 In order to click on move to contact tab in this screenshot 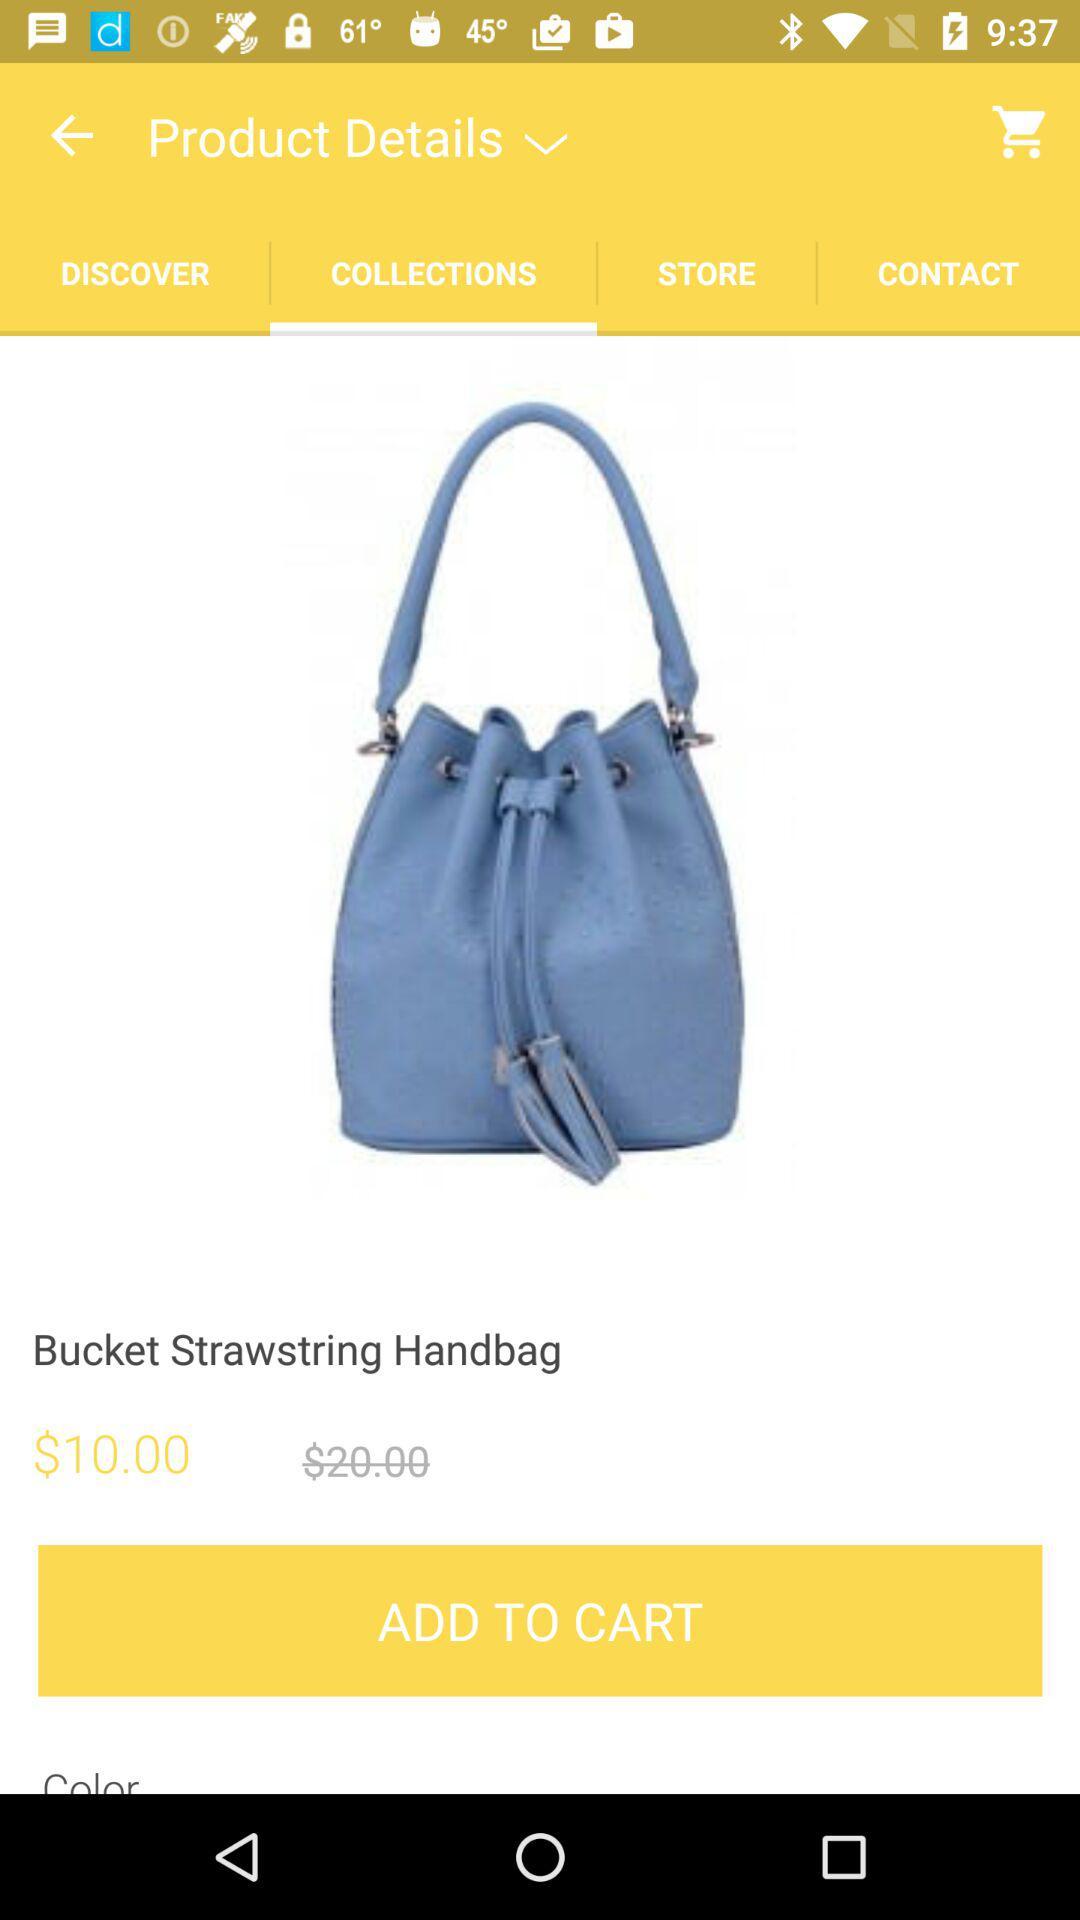, I will do `click(947, 272)`.